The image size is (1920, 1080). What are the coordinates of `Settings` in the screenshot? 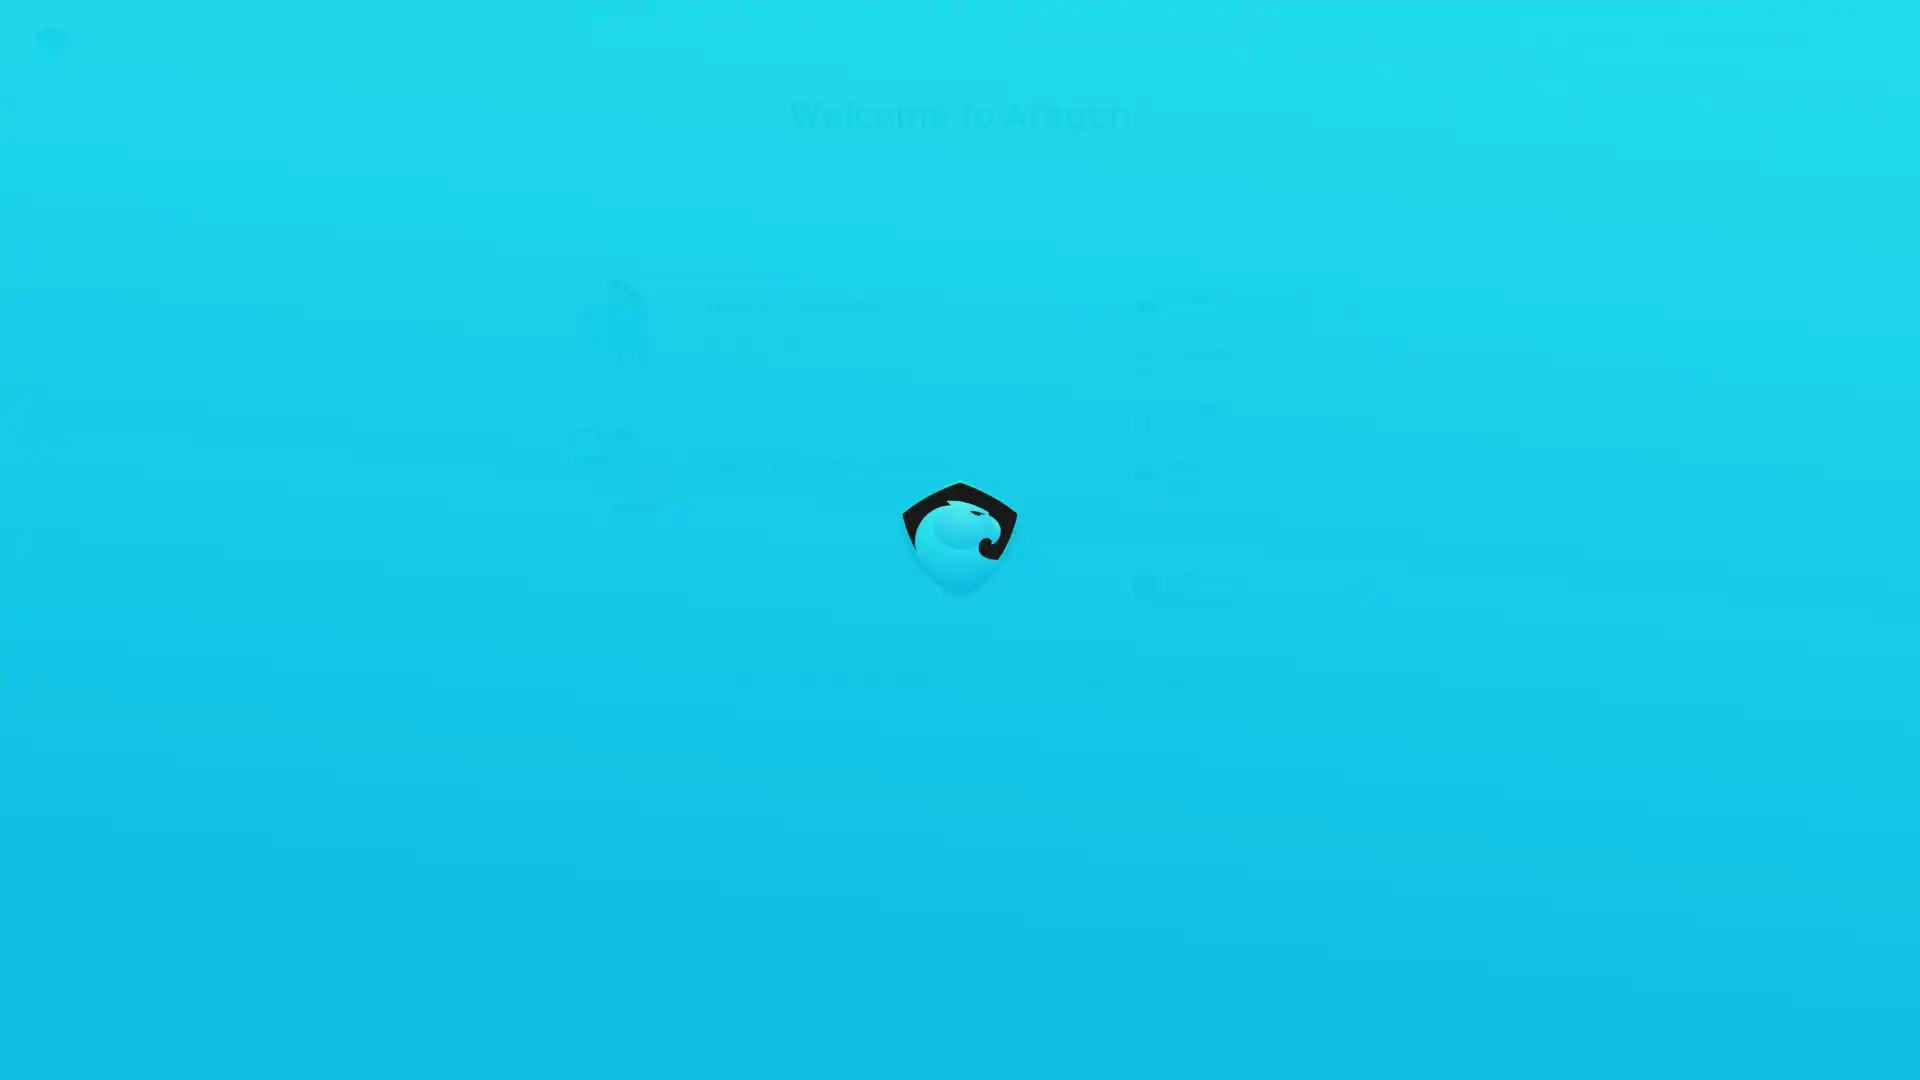 It's located at (1882, 30).